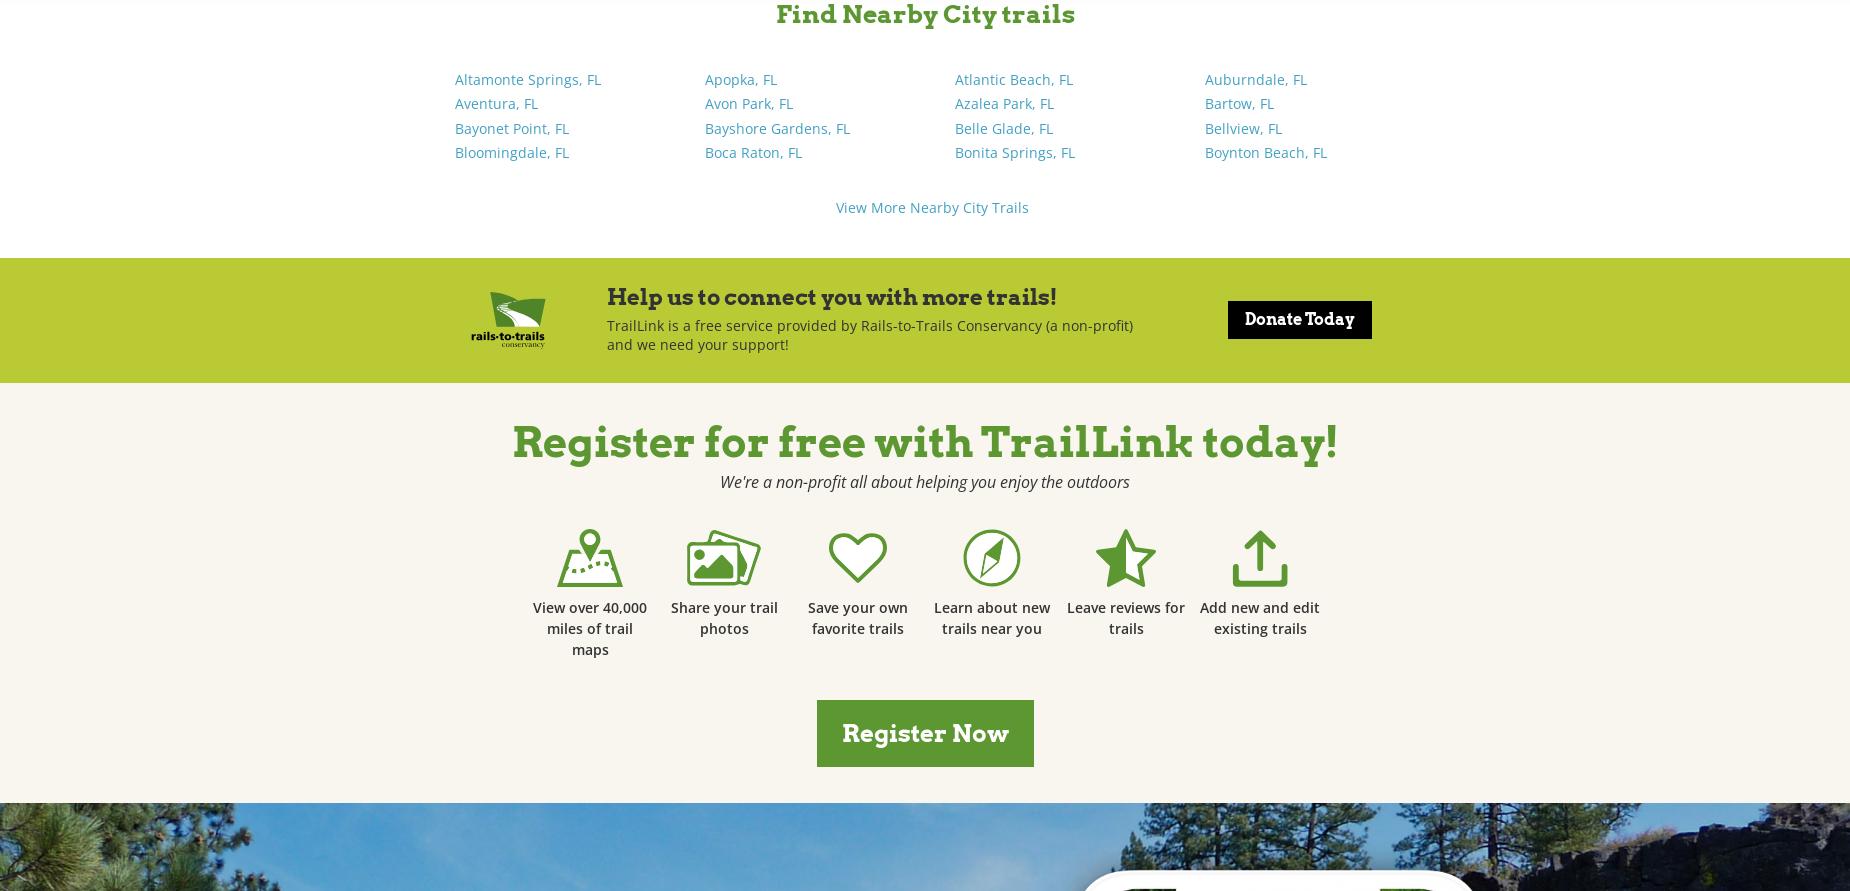  I want to click on 'Register Now', so click(924, 732).